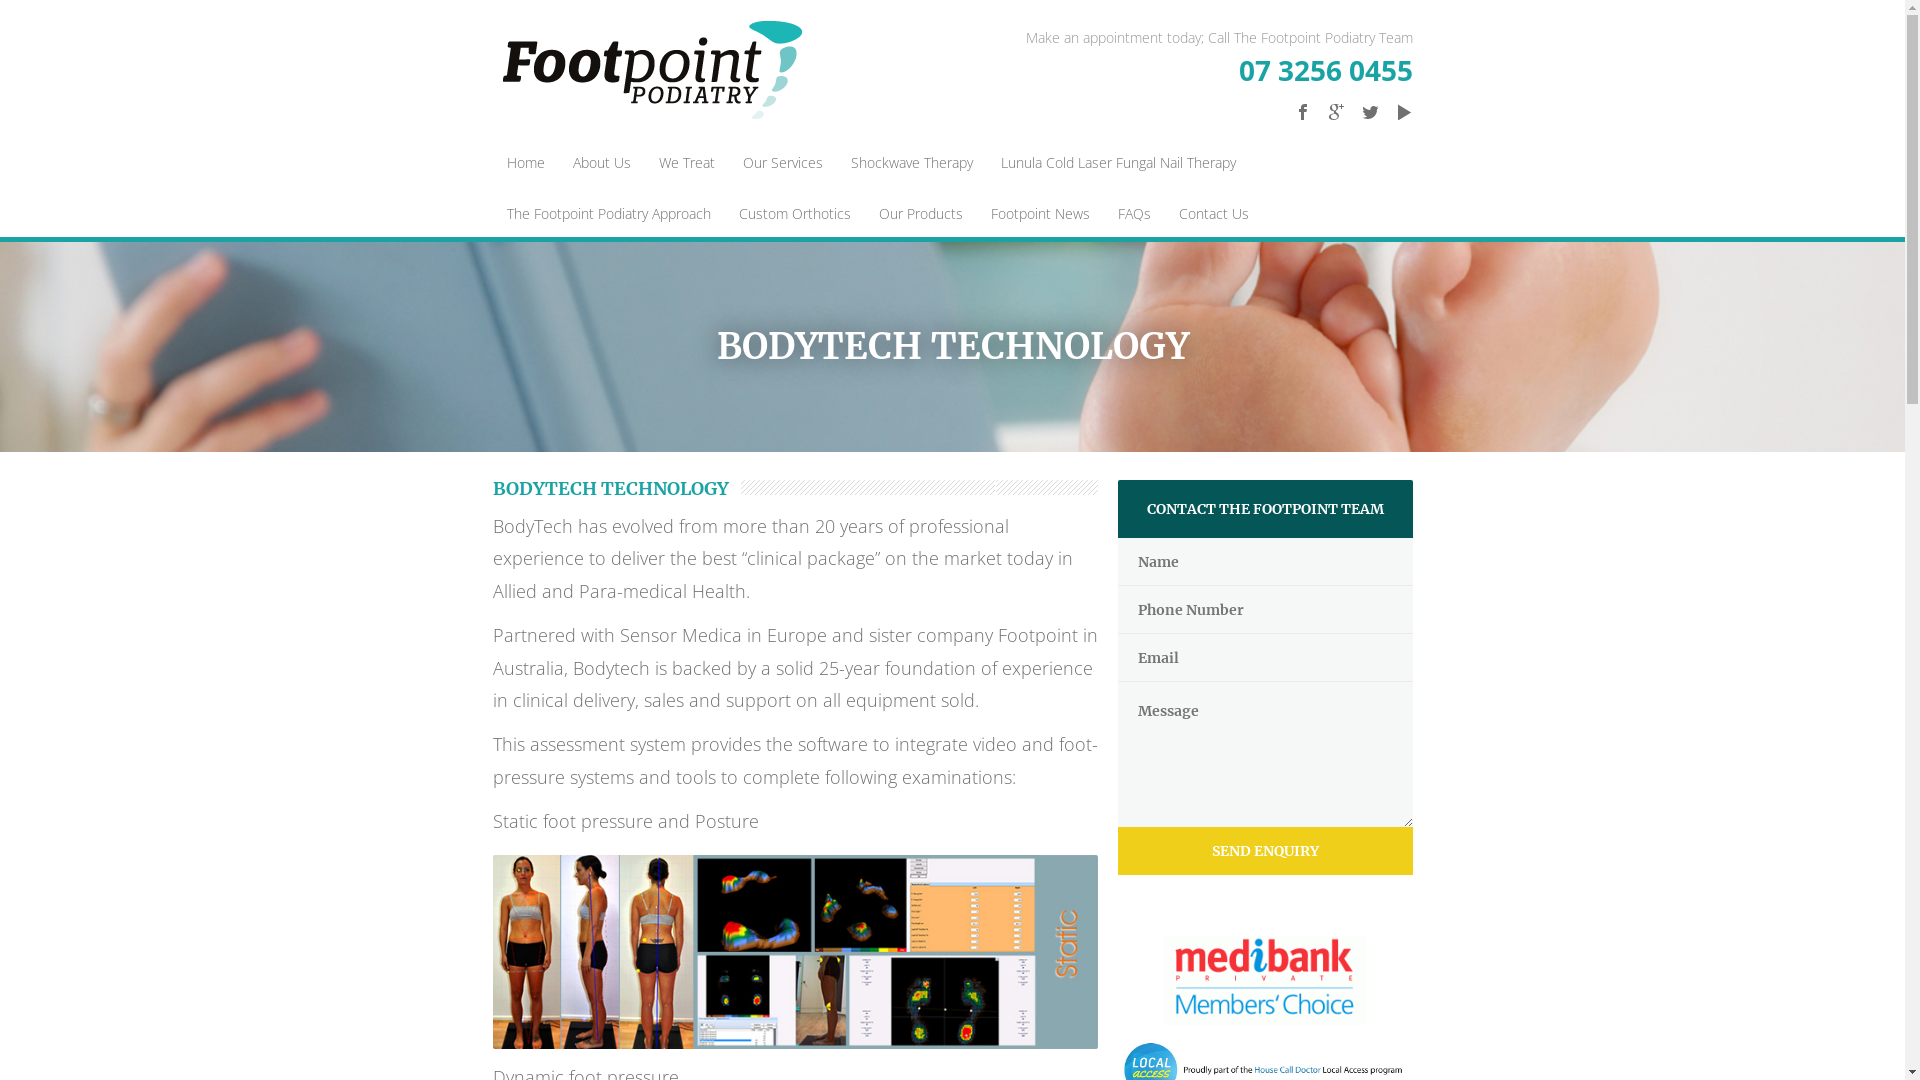  I want to click on 'The Footpoint Podiatry Approach', so click(491, 216).